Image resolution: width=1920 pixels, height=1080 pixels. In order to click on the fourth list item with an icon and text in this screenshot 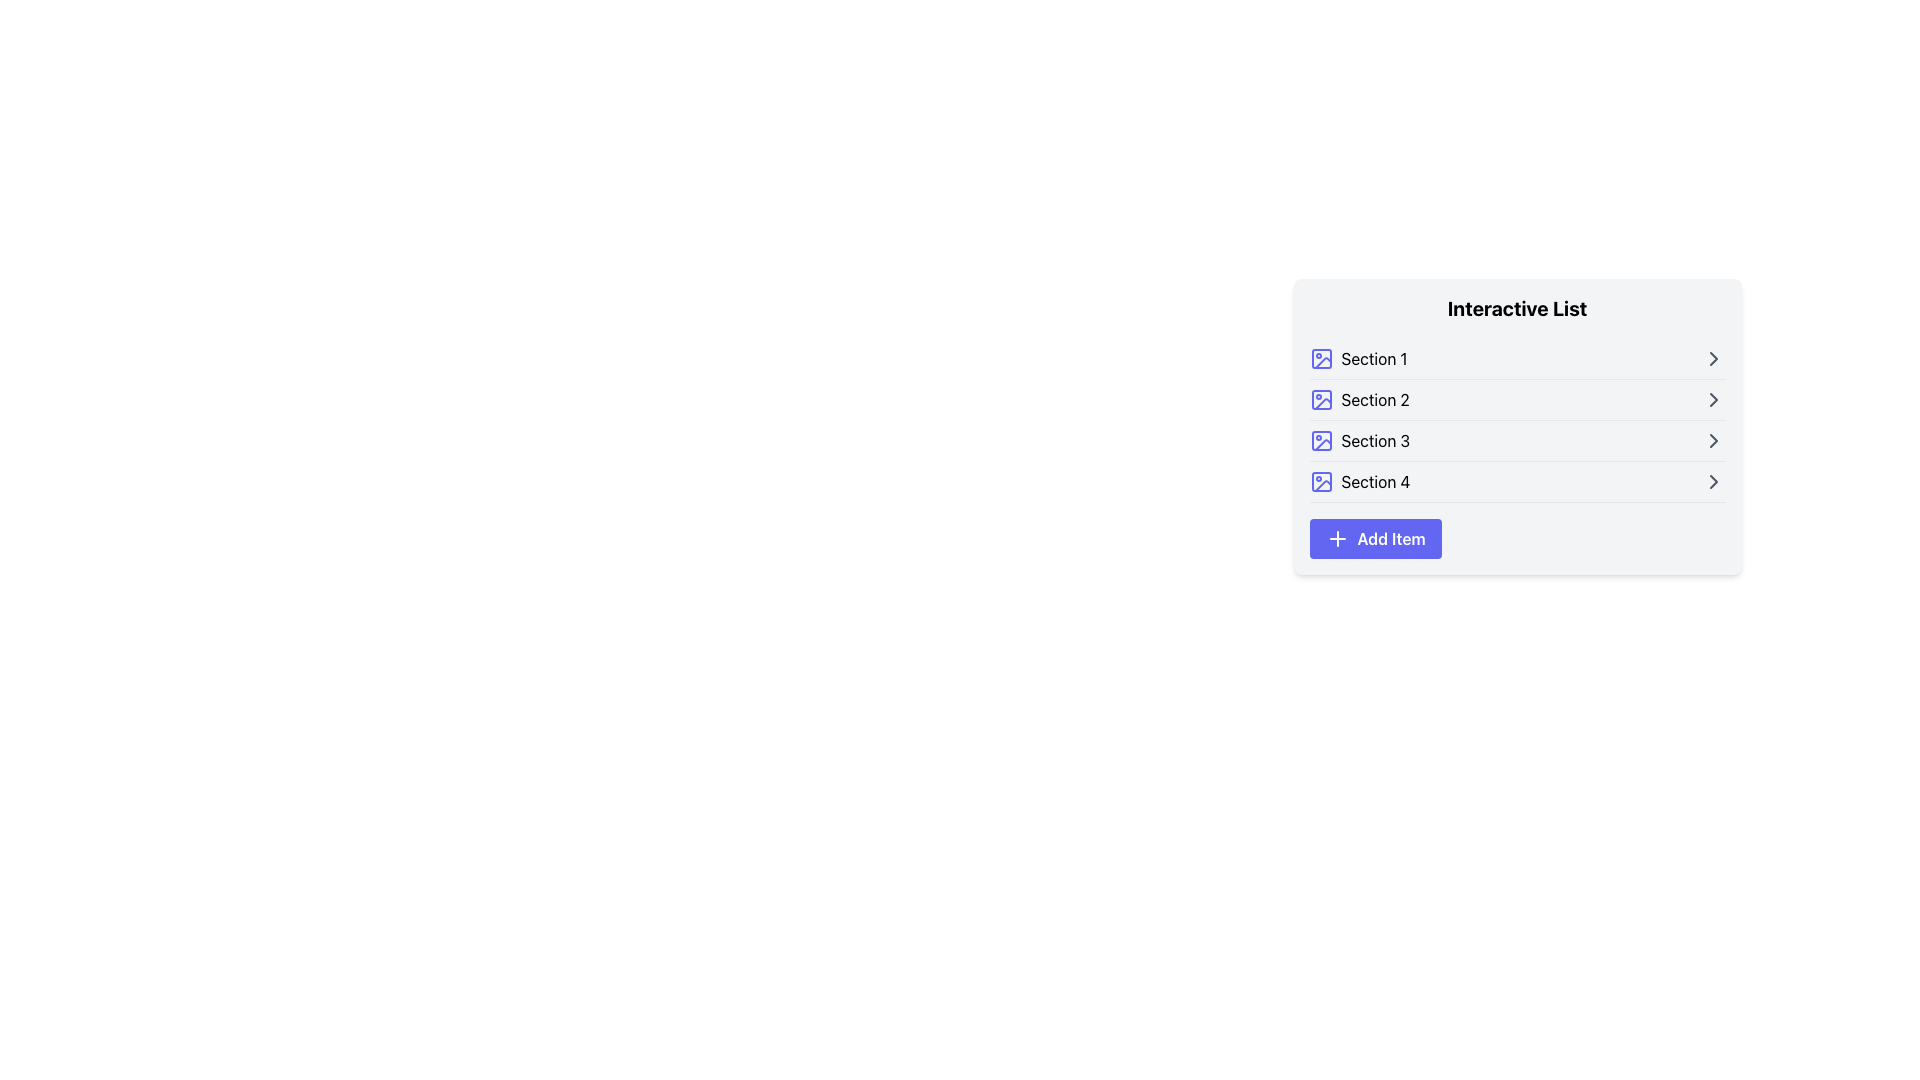, I will do `click(1358, 482)`.